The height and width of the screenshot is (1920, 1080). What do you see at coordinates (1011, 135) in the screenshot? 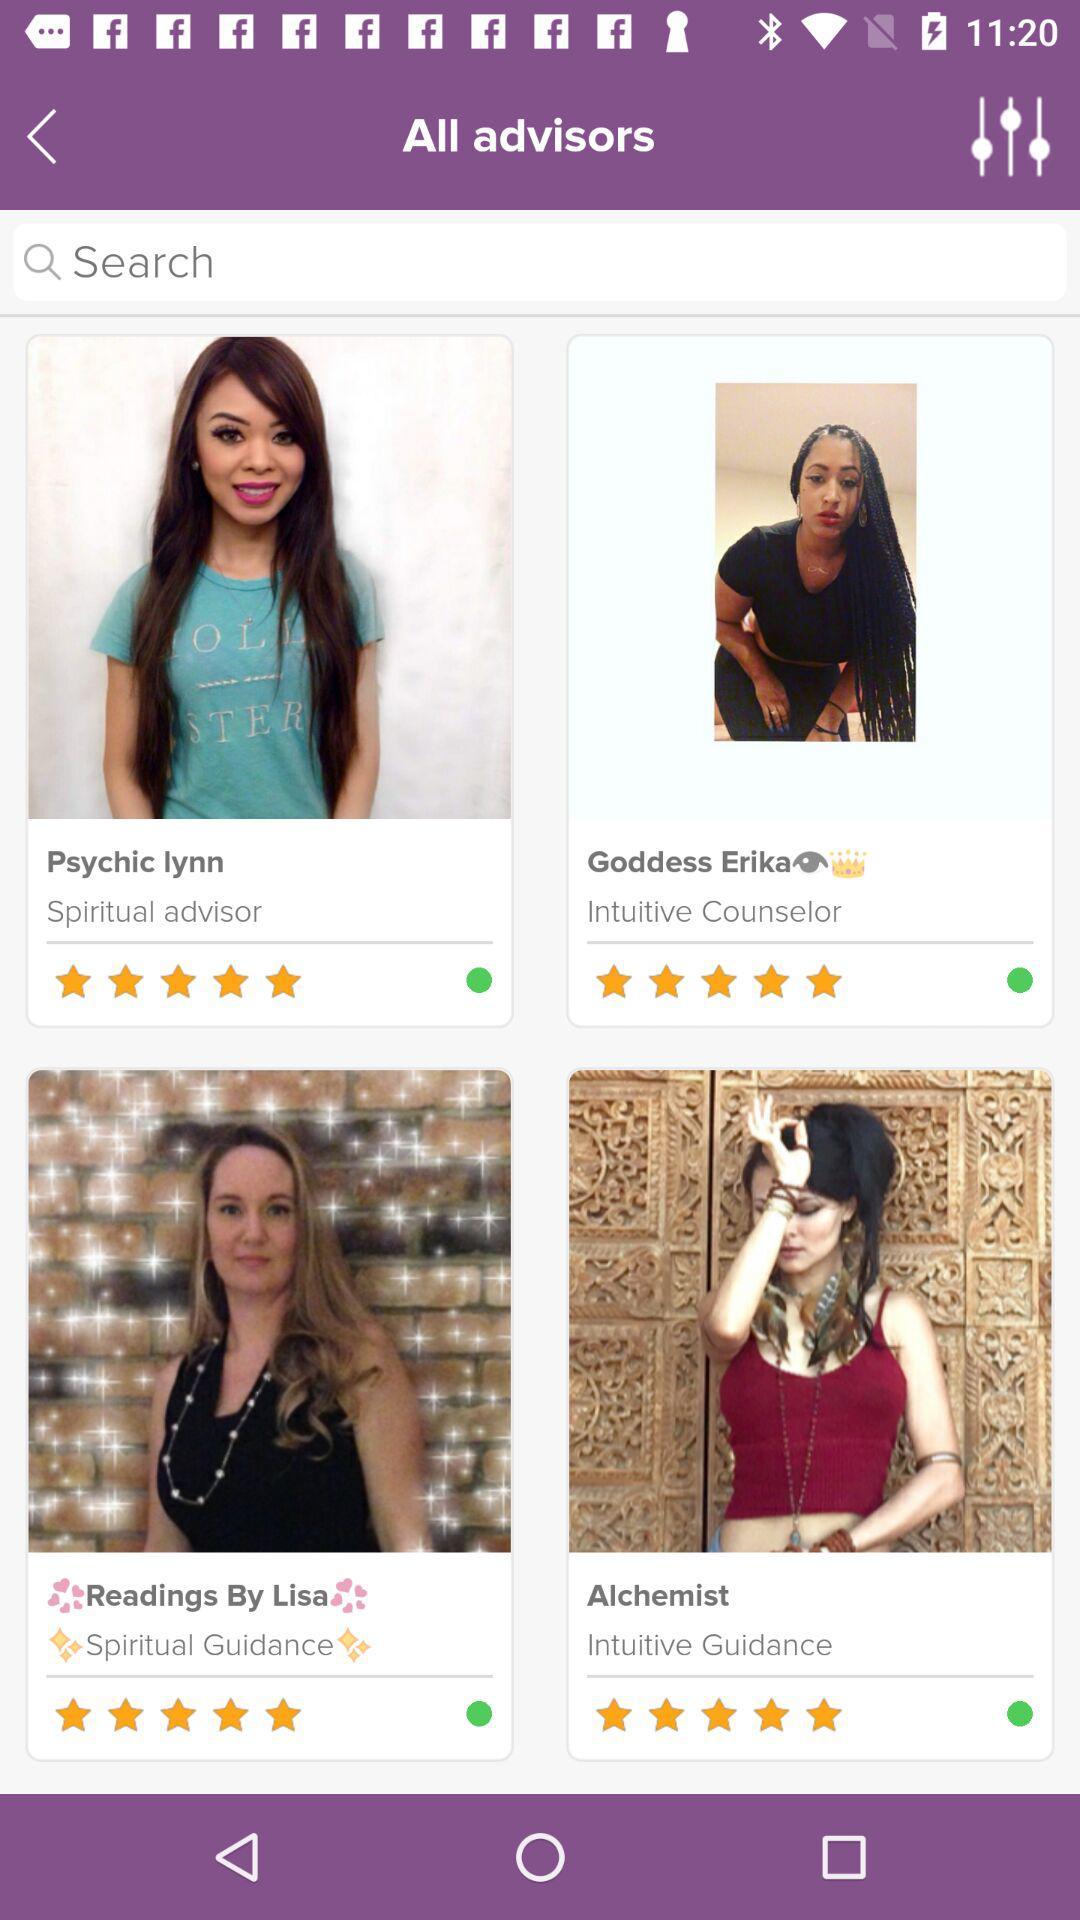
I see `change appearance` at bounding box center [1011, 135].